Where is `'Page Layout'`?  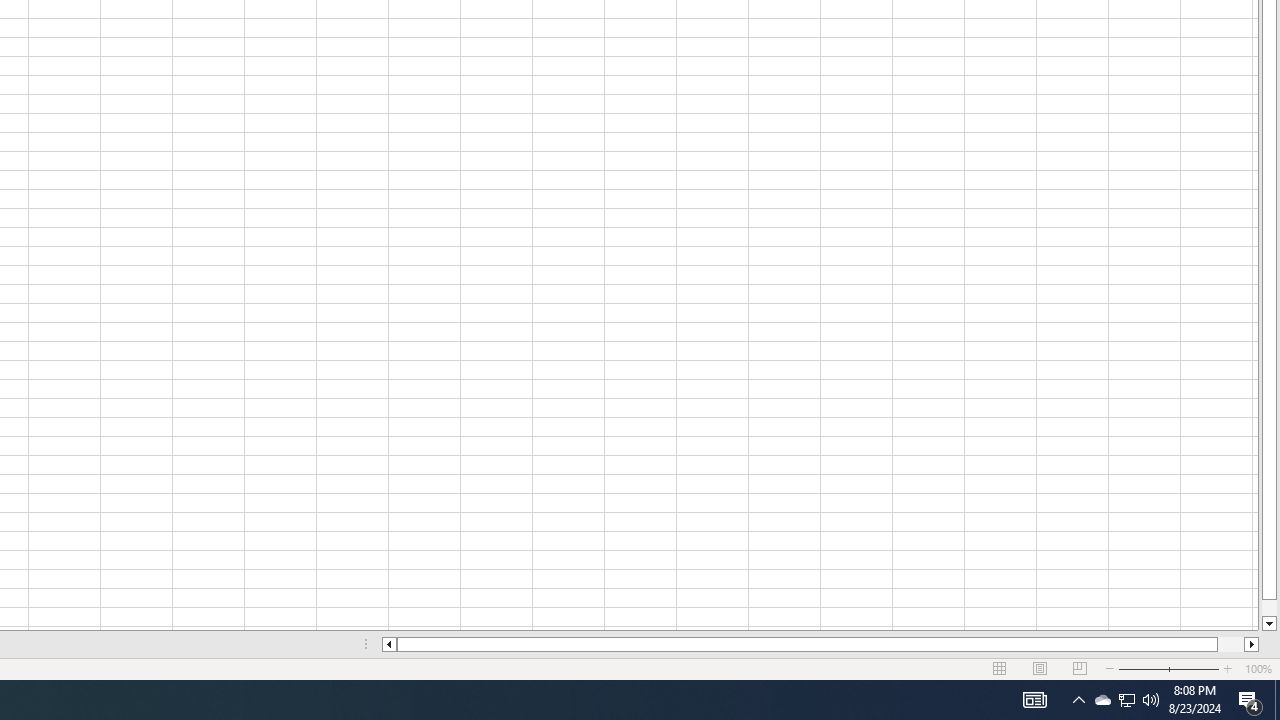
'Page Layout' is located at coordinates (1040, 669).